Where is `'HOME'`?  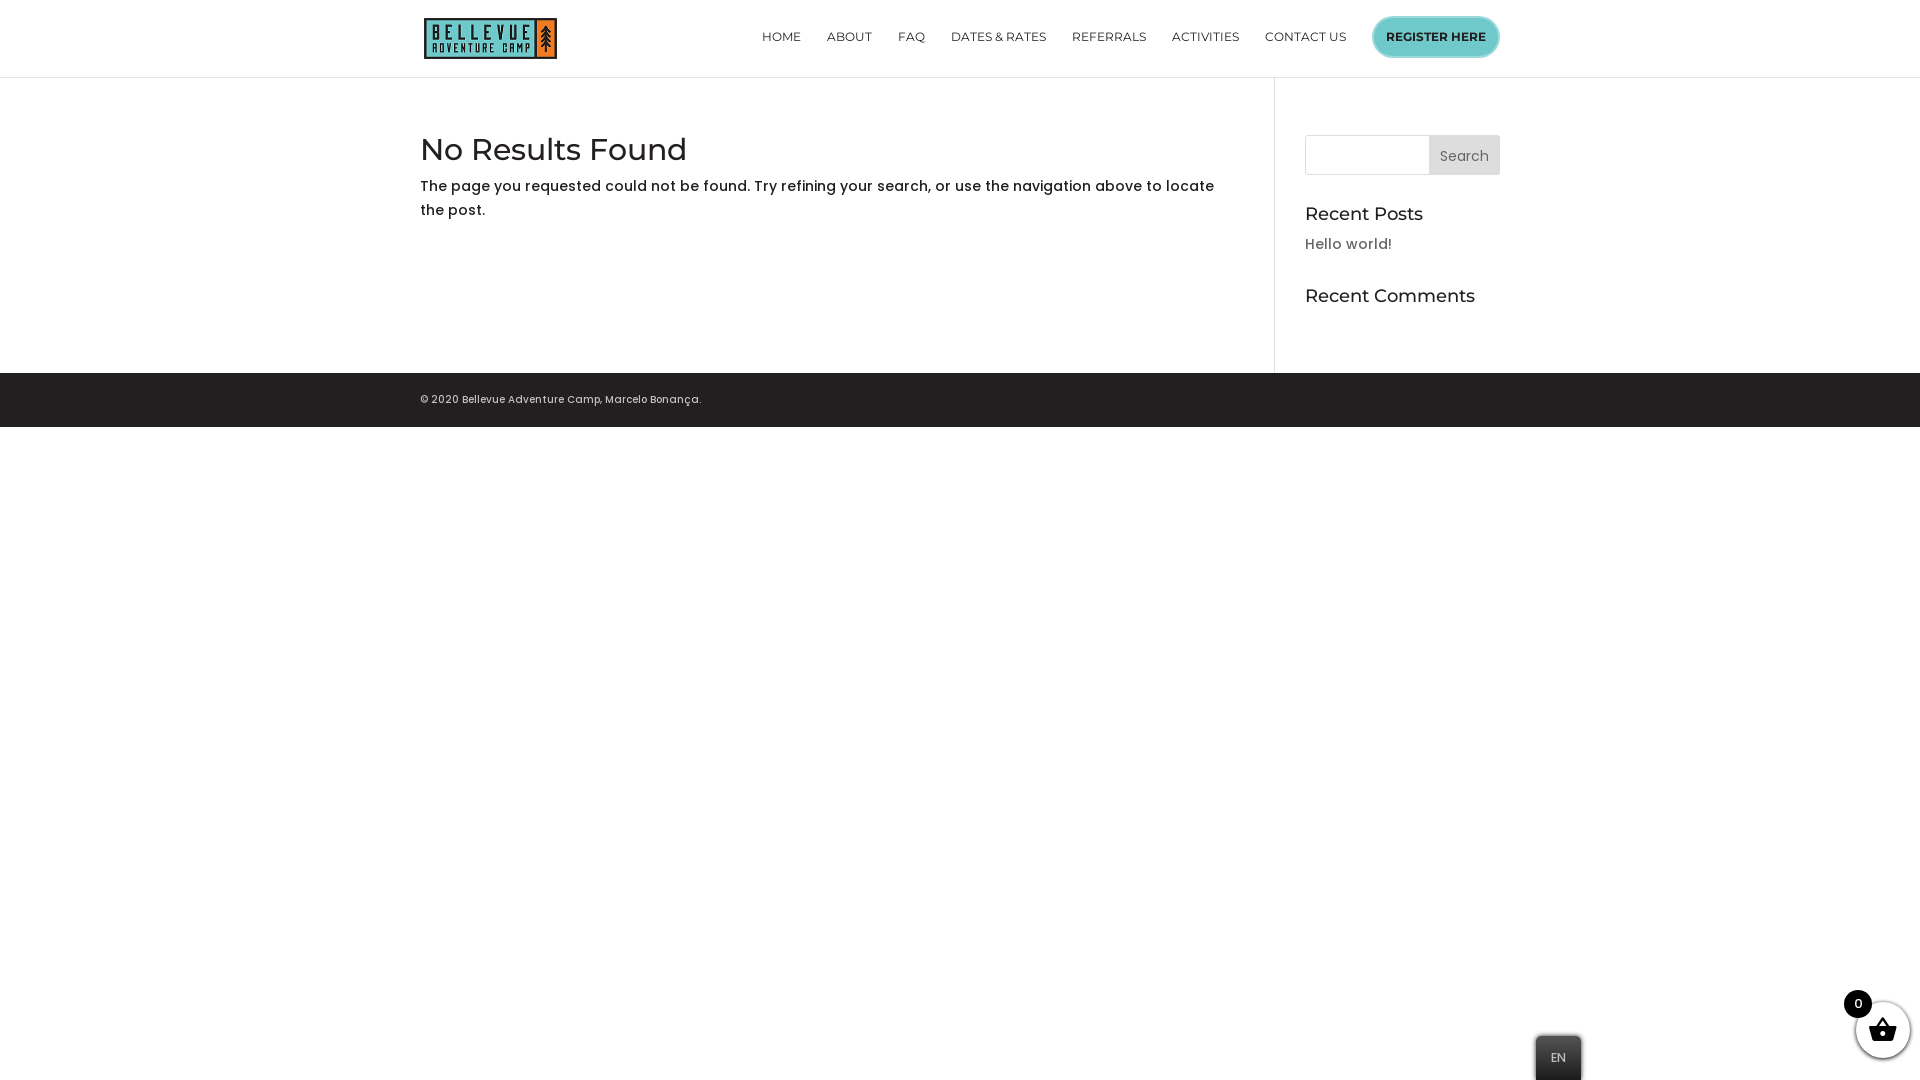 'HOME' is located at coordinates (780, 52).